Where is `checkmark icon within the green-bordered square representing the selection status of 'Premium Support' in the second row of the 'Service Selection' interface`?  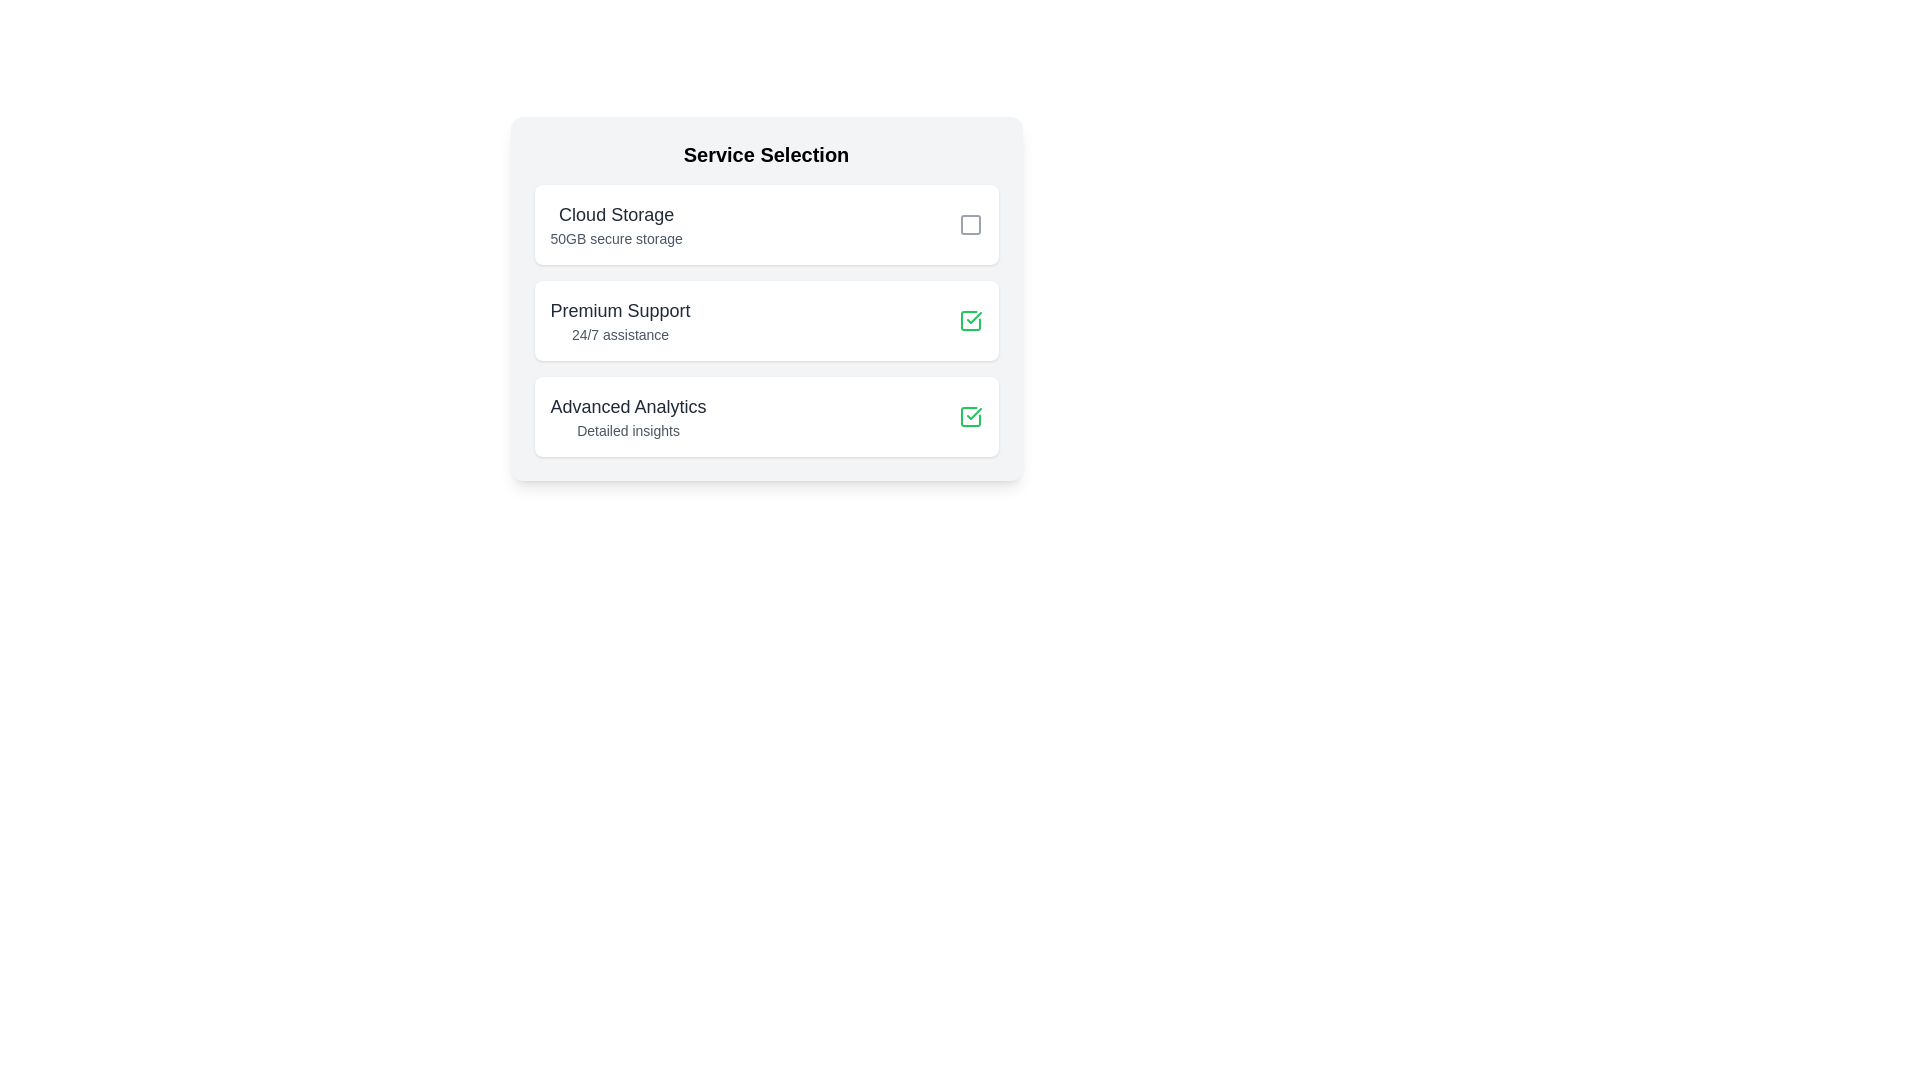 checkmark icon within the green-bordered square representing the selection status of 'Premium Support' in the second row of the 'Service Selection' interface is located at coordinates (974, 316).